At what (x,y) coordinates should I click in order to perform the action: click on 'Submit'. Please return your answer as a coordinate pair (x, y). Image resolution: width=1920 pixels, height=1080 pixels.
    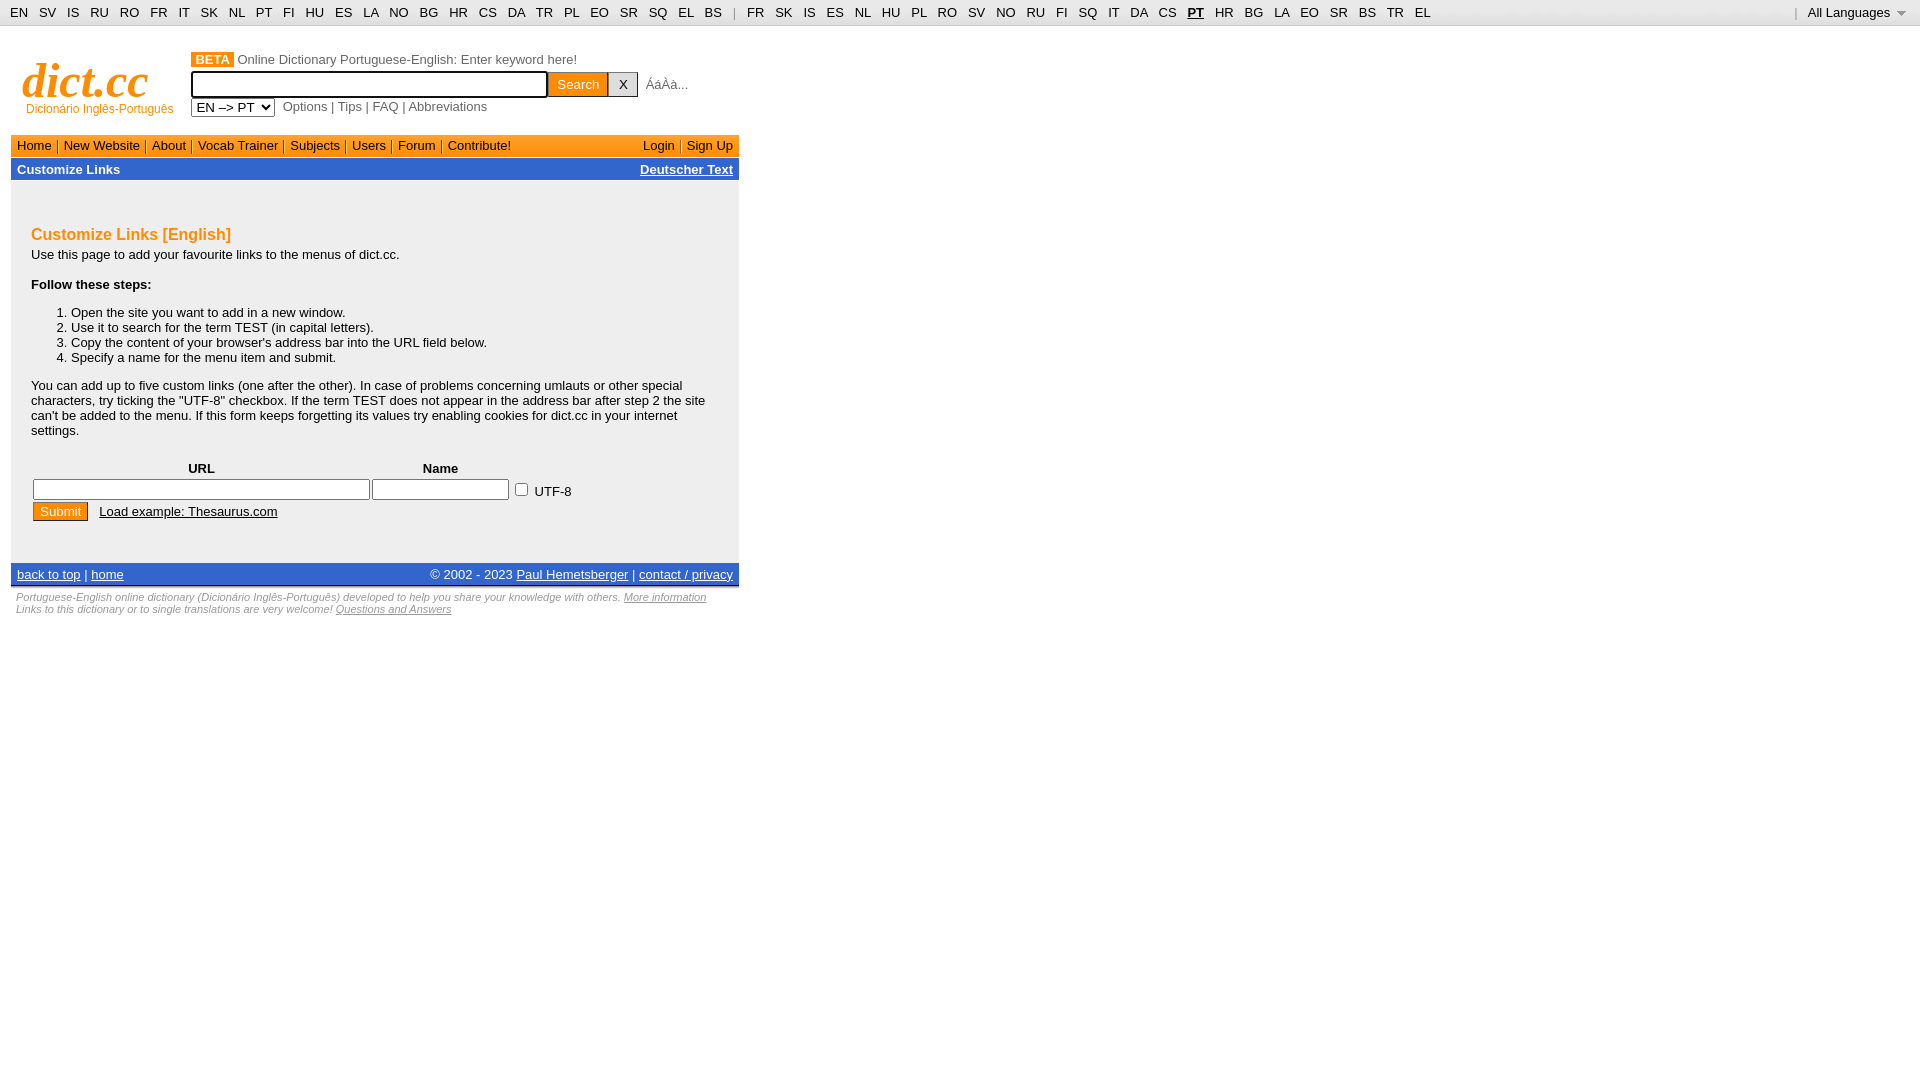
    Looking at the image, I should click on (60, 510).